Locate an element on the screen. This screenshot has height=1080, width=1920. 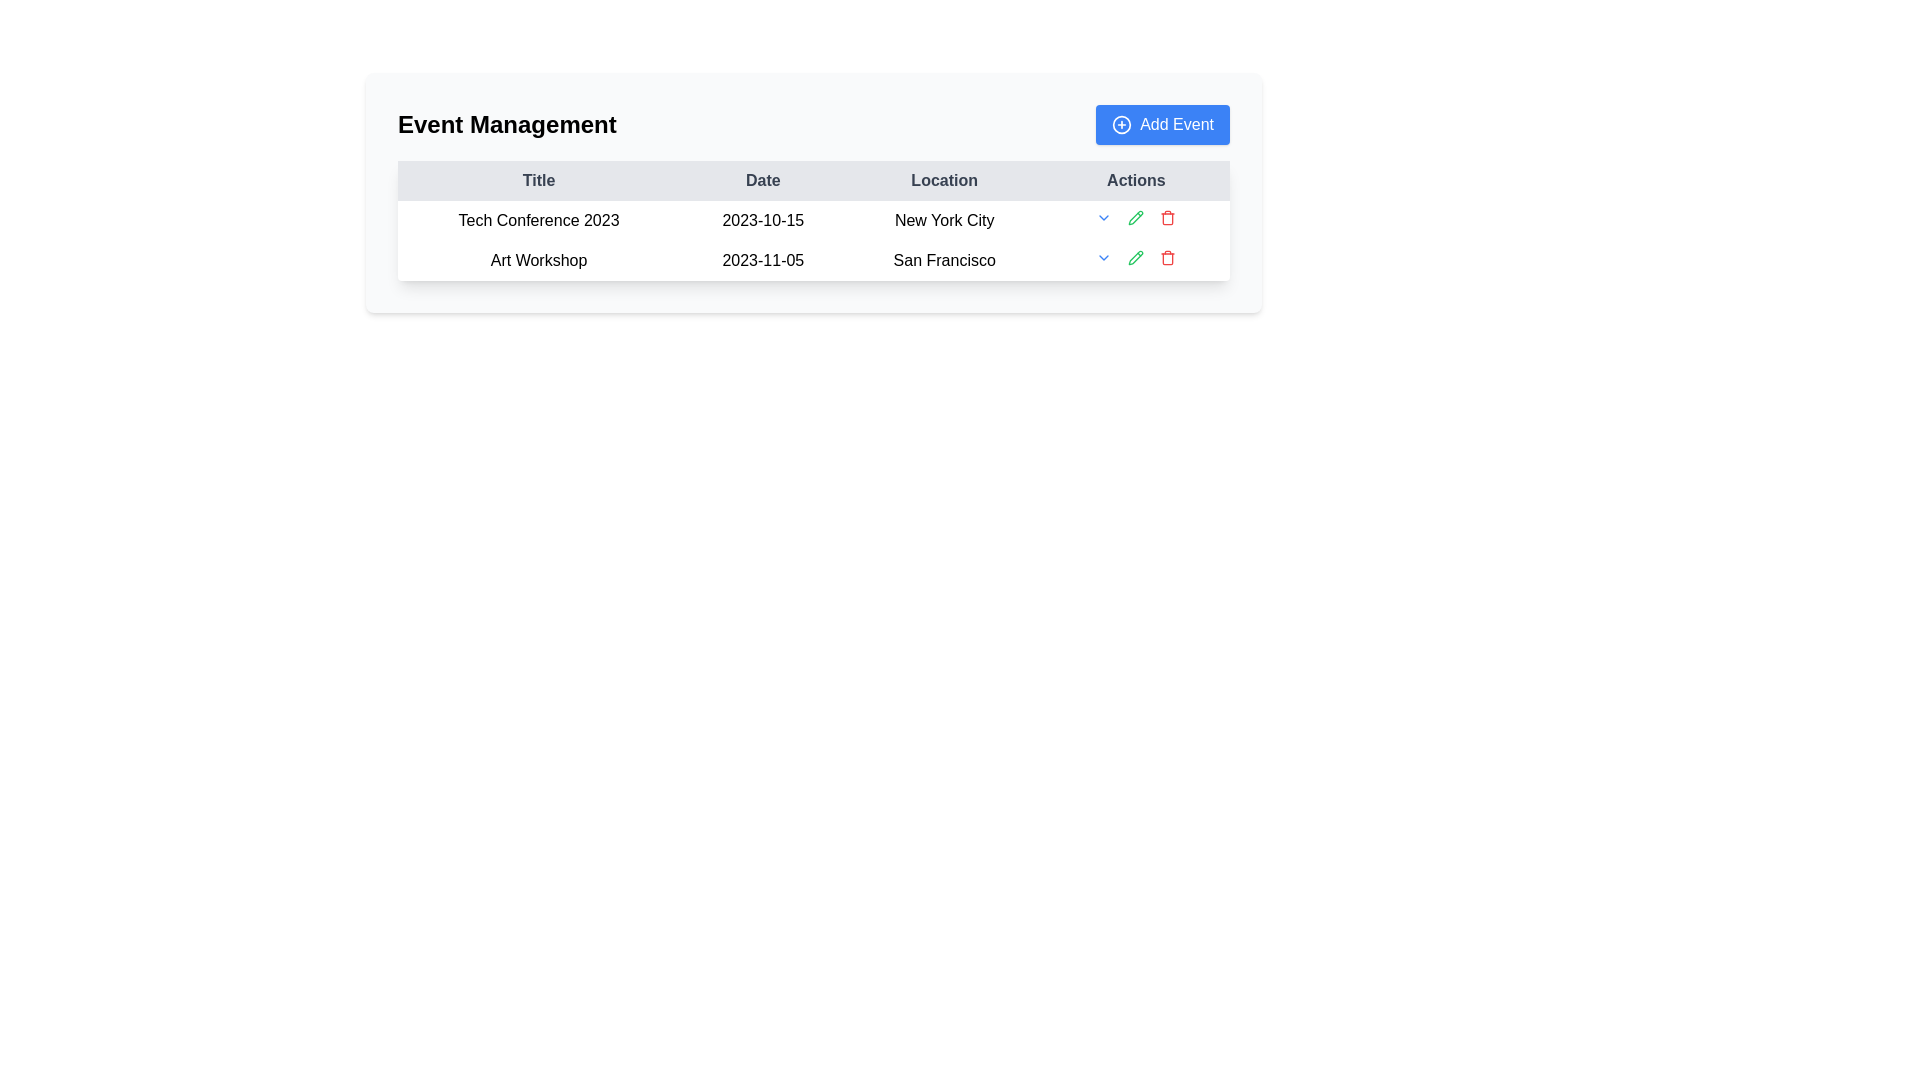
the second row of the table representing the event titled 'Art Workshop', located directly below the 'Tech Conference 2023' row is located at coordinates (814, 260).